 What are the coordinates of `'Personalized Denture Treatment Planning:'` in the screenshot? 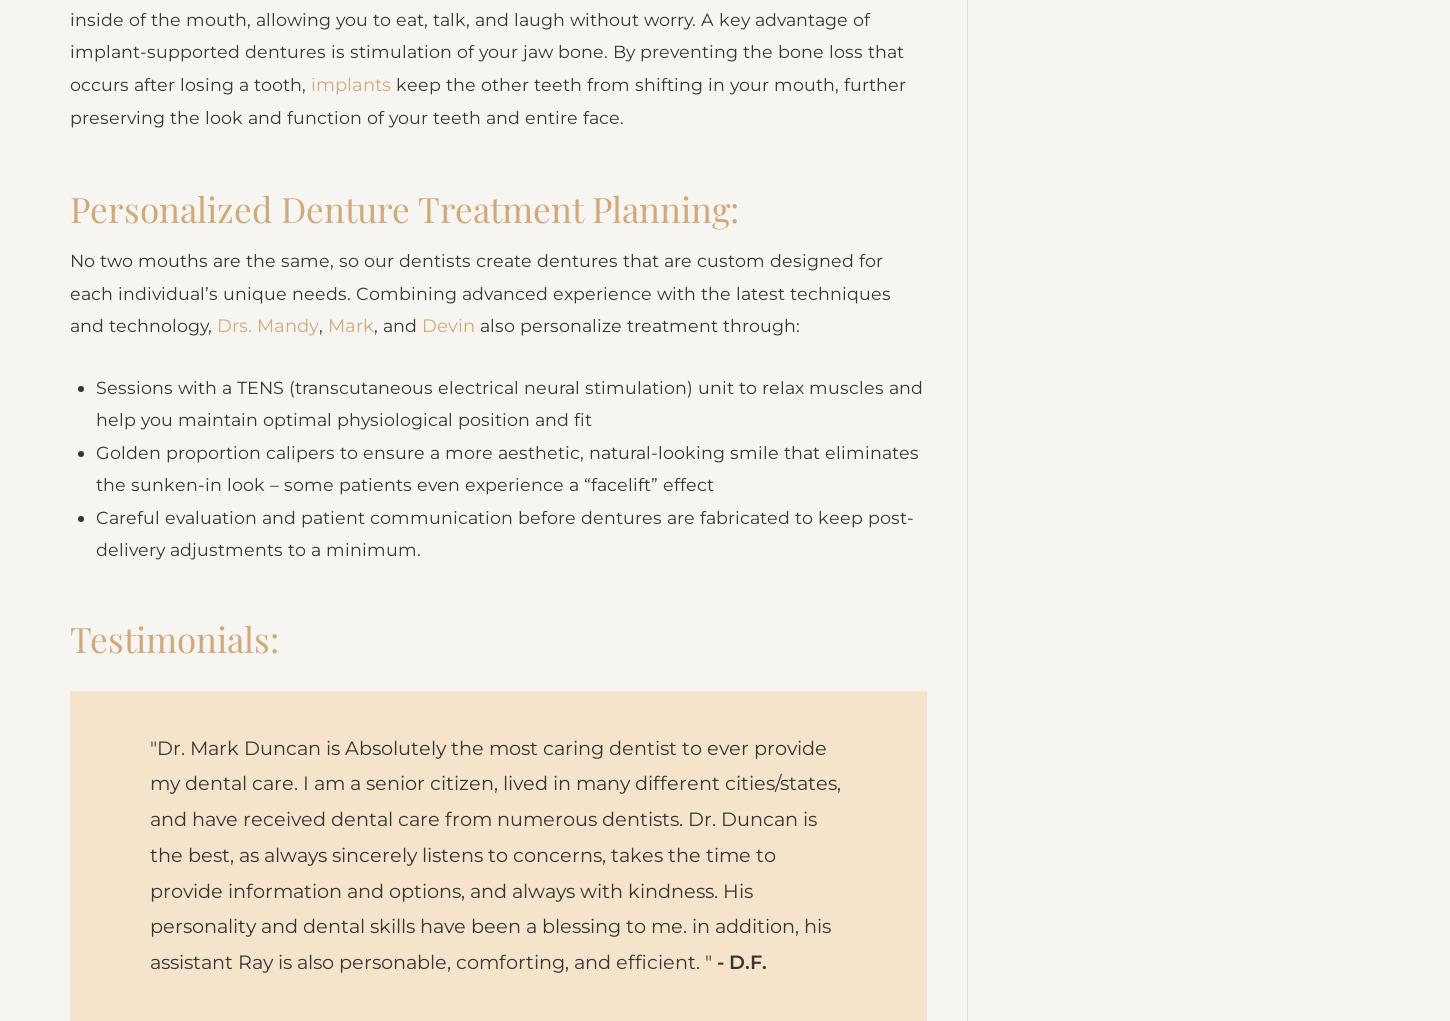 It's located at (70, 239).